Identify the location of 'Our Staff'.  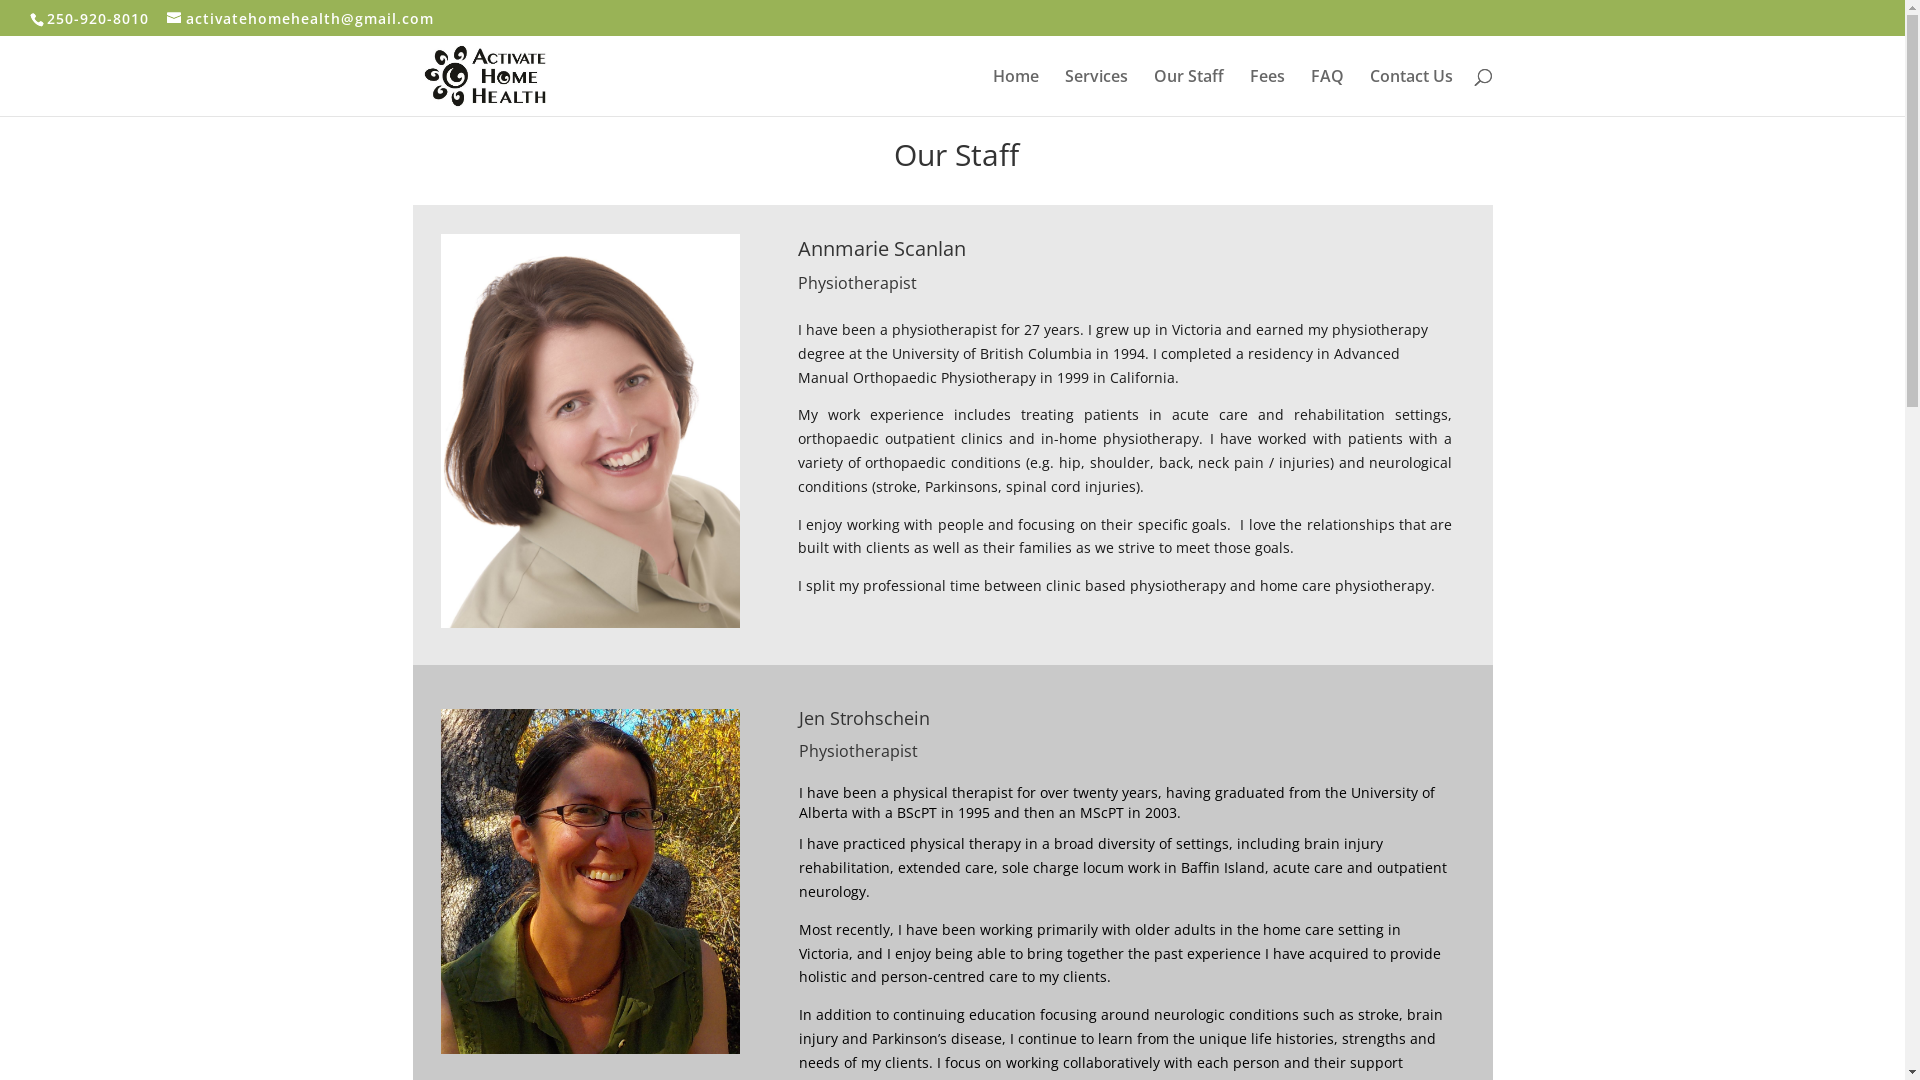
(1153, 92).